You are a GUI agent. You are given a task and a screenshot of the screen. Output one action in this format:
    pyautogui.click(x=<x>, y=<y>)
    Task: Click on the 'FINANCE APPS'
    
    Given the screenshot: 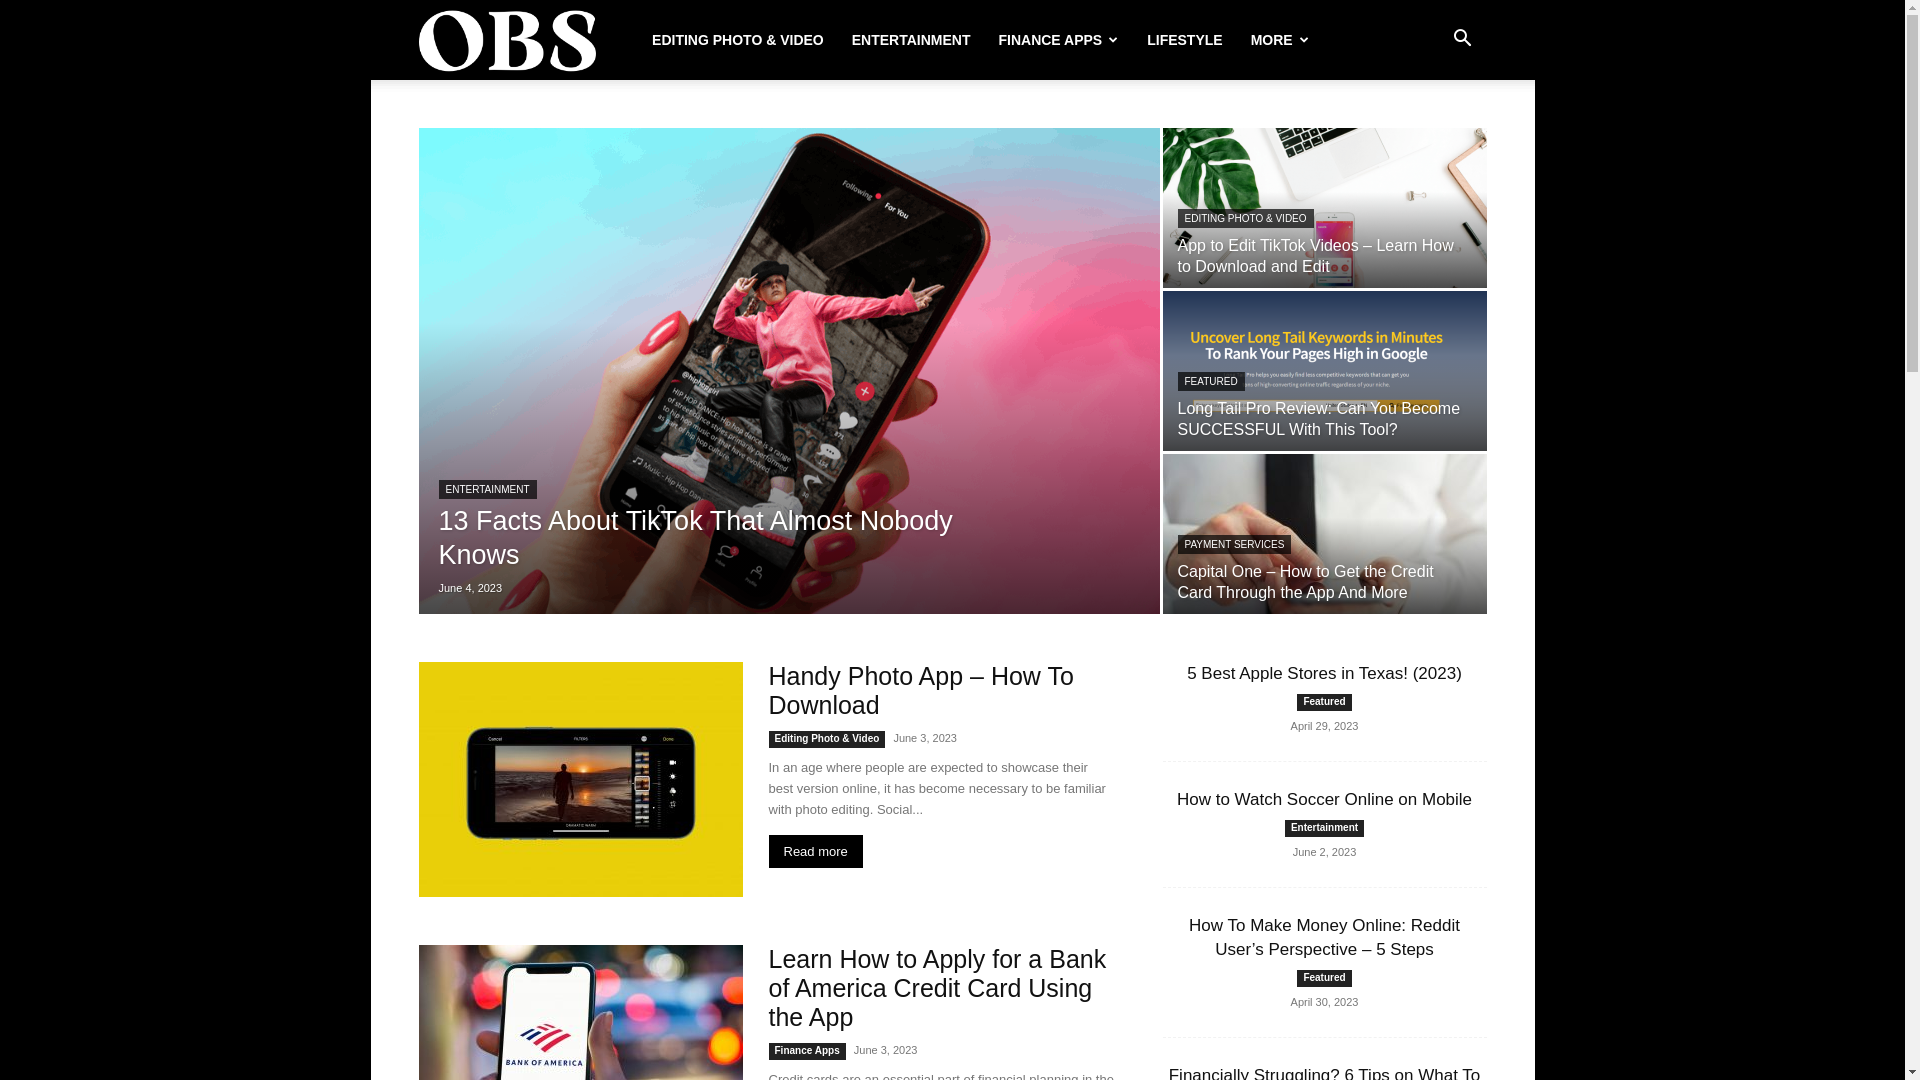 What is the action you would take?
    pyautogui.click(x=1057, y=39)
    